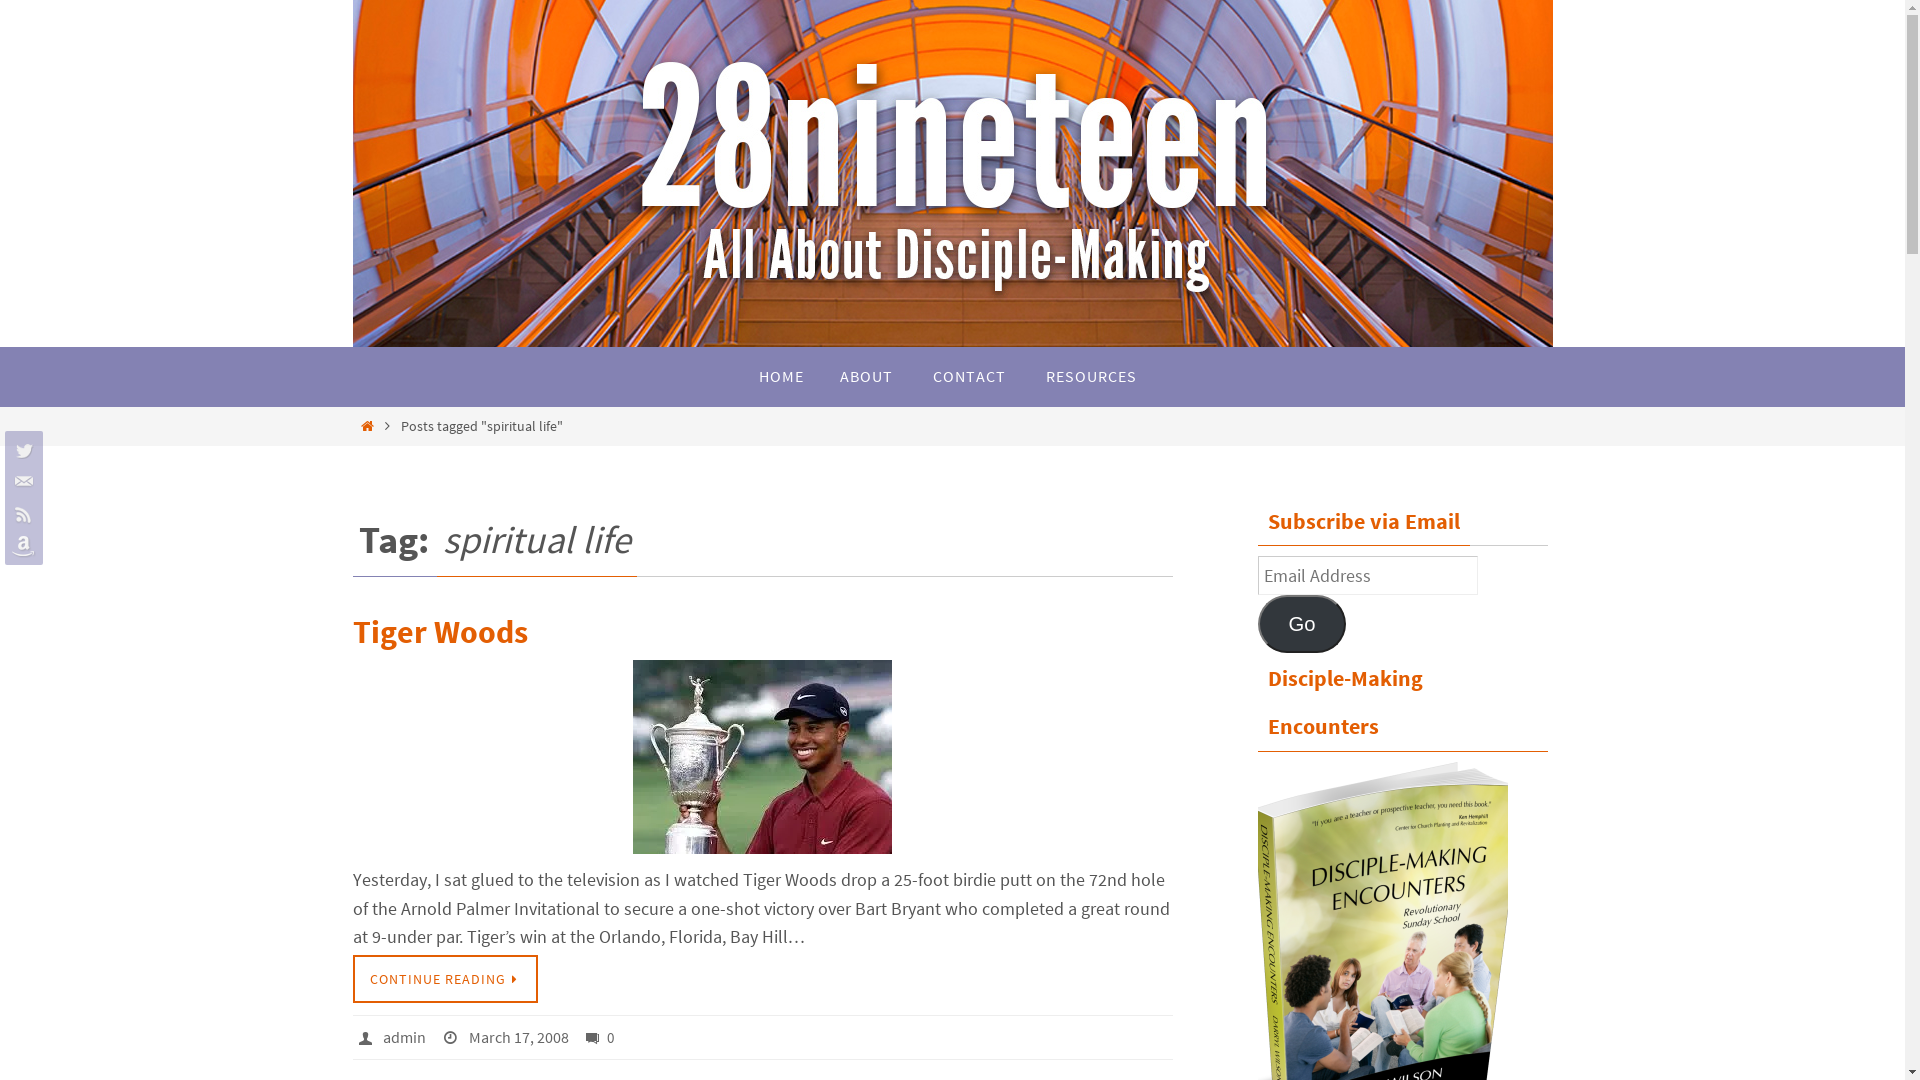 This screenshot has width=1920, height=1080. Describe the element at coordinates (403, 1036) in the screenshot. I see `'admin'` at that location.